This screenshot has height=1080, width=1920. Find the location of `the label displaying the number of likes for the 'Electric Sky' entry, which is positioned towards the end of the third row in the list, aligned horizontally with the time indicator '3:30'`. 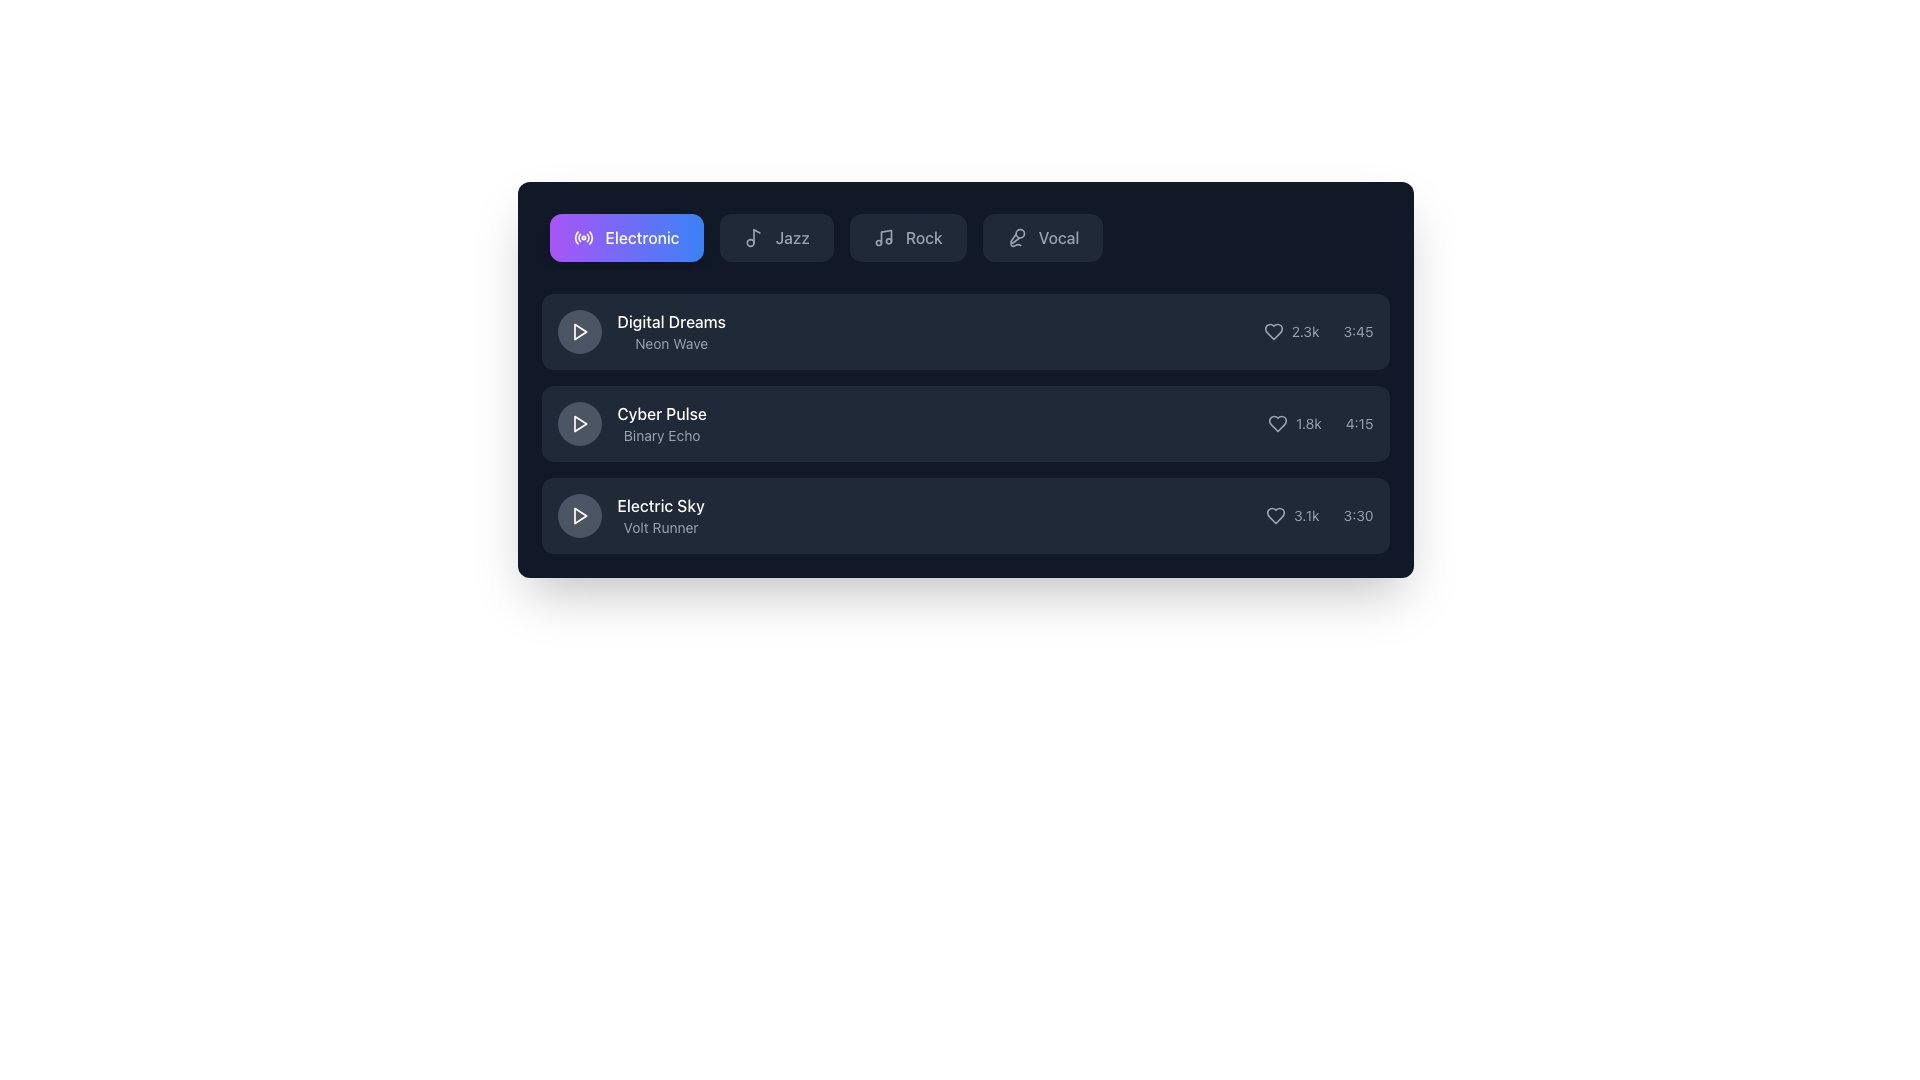

the label displaying the number of likes for the 'Electric Sky' entry, which is positioned towards the end of the third row in the list, aligned horizontally with the time indicator '3:30' is located at coordinates (1292, 515).